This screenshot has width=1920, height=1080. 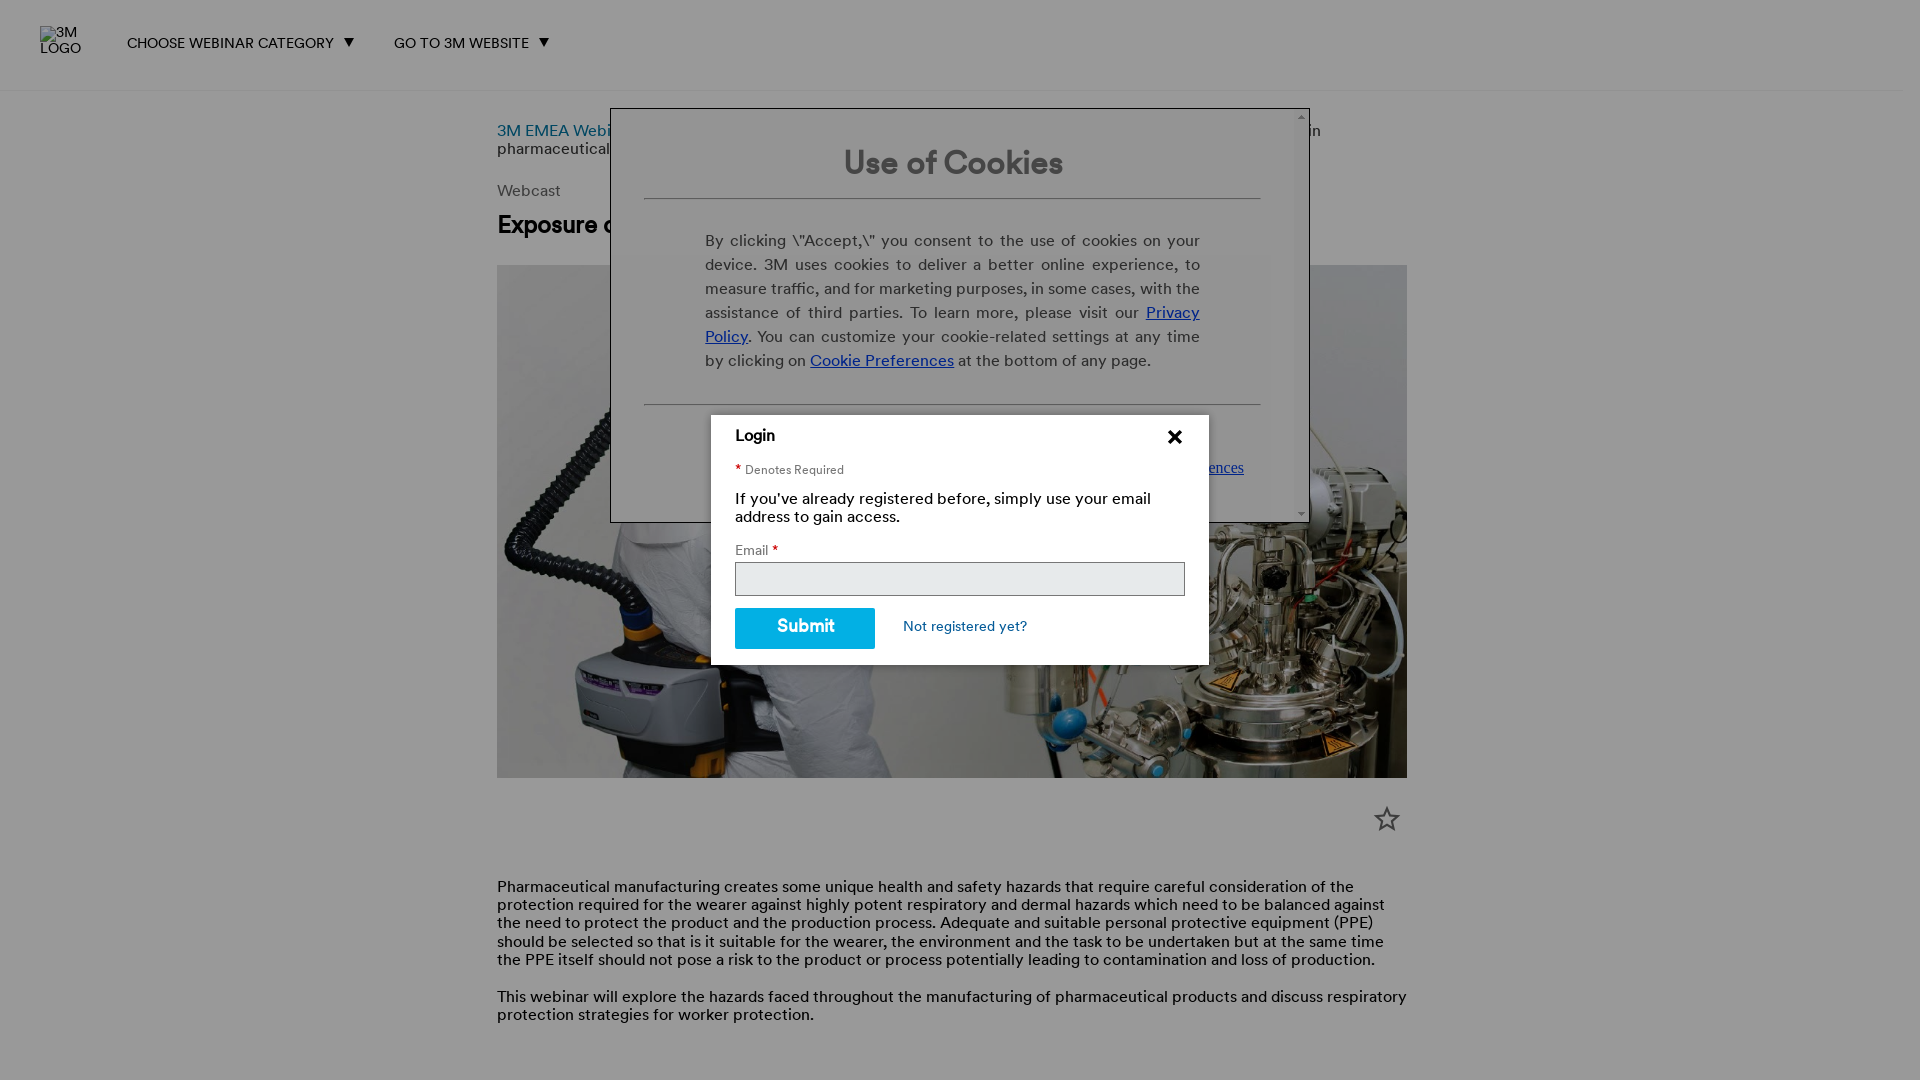 I want to click on 'Manage my preferences', so click(x=1166, y=467).